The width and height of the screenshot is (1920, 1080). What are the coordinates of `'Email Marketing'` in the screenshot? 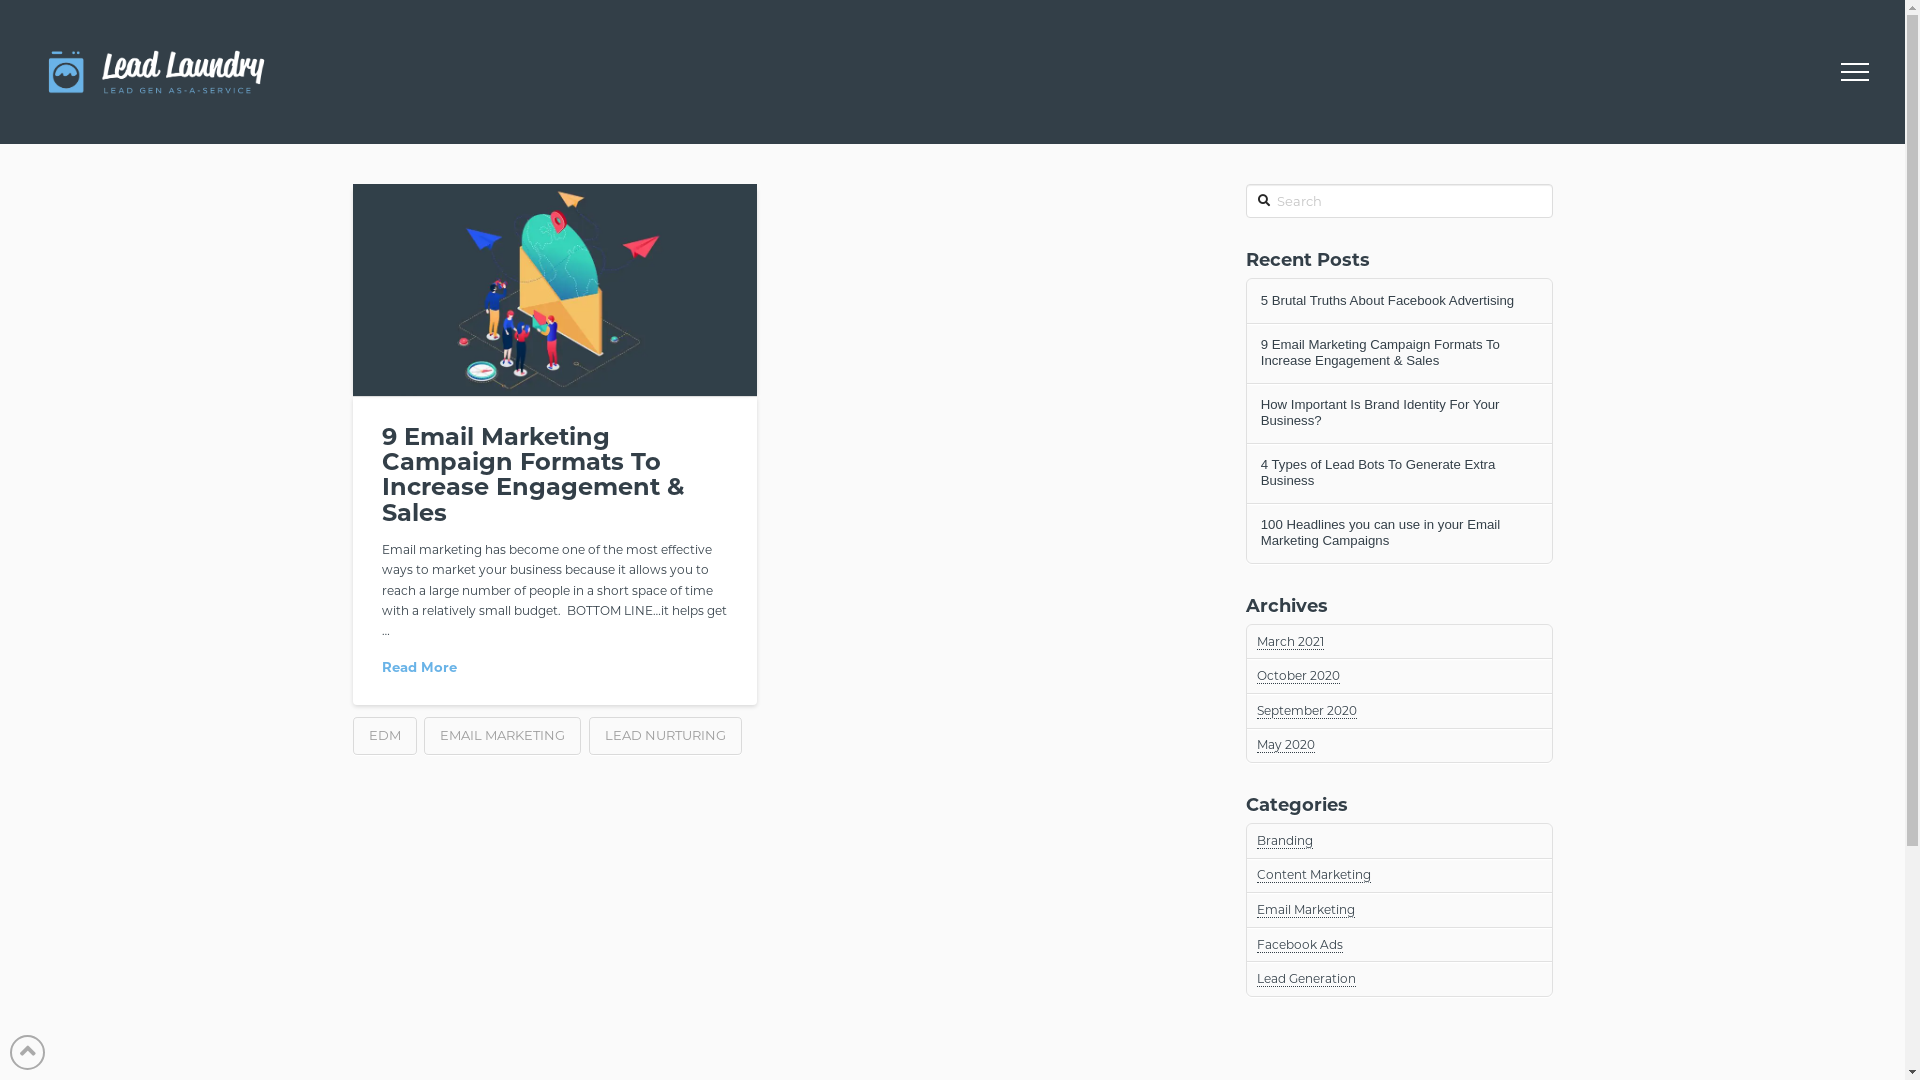 It's located at (1305, 910).